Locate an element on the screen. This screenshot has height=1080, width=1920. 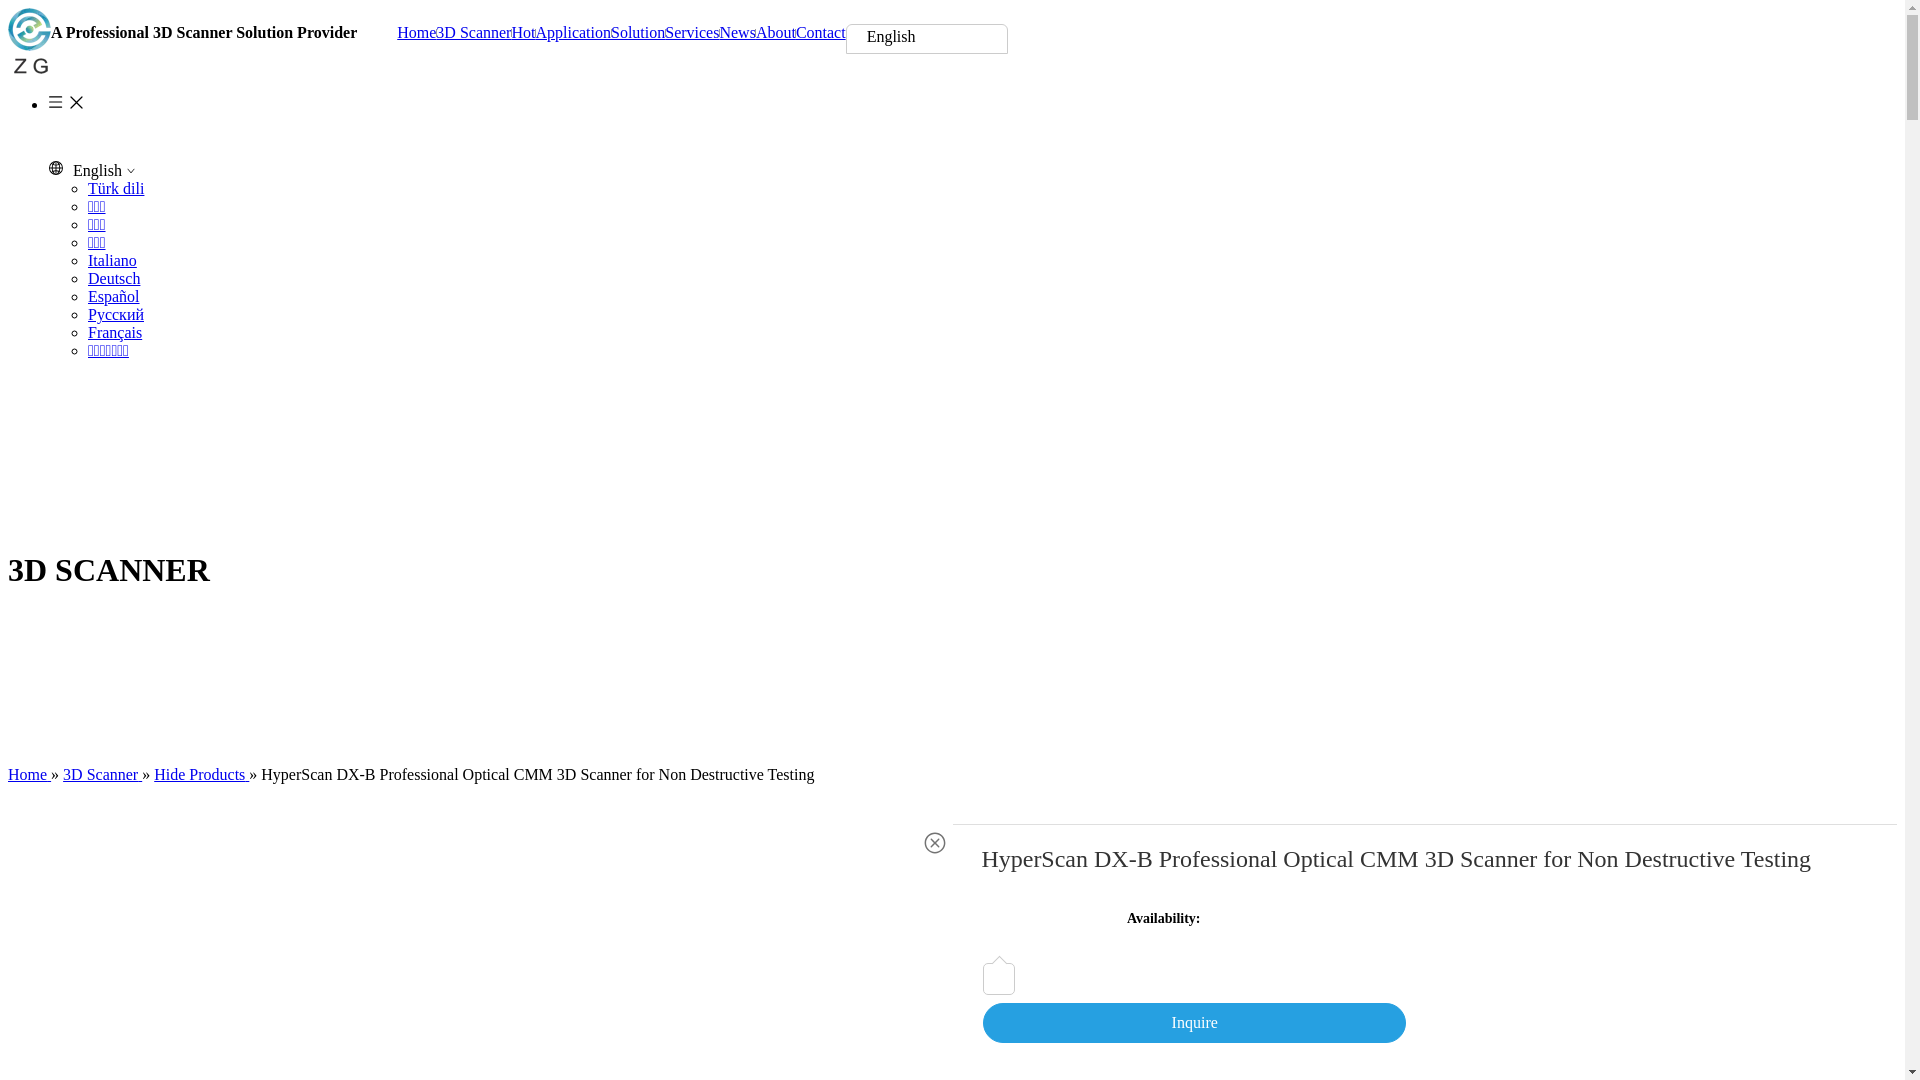
'3D Scanner' is located at coordinates (472, 33).